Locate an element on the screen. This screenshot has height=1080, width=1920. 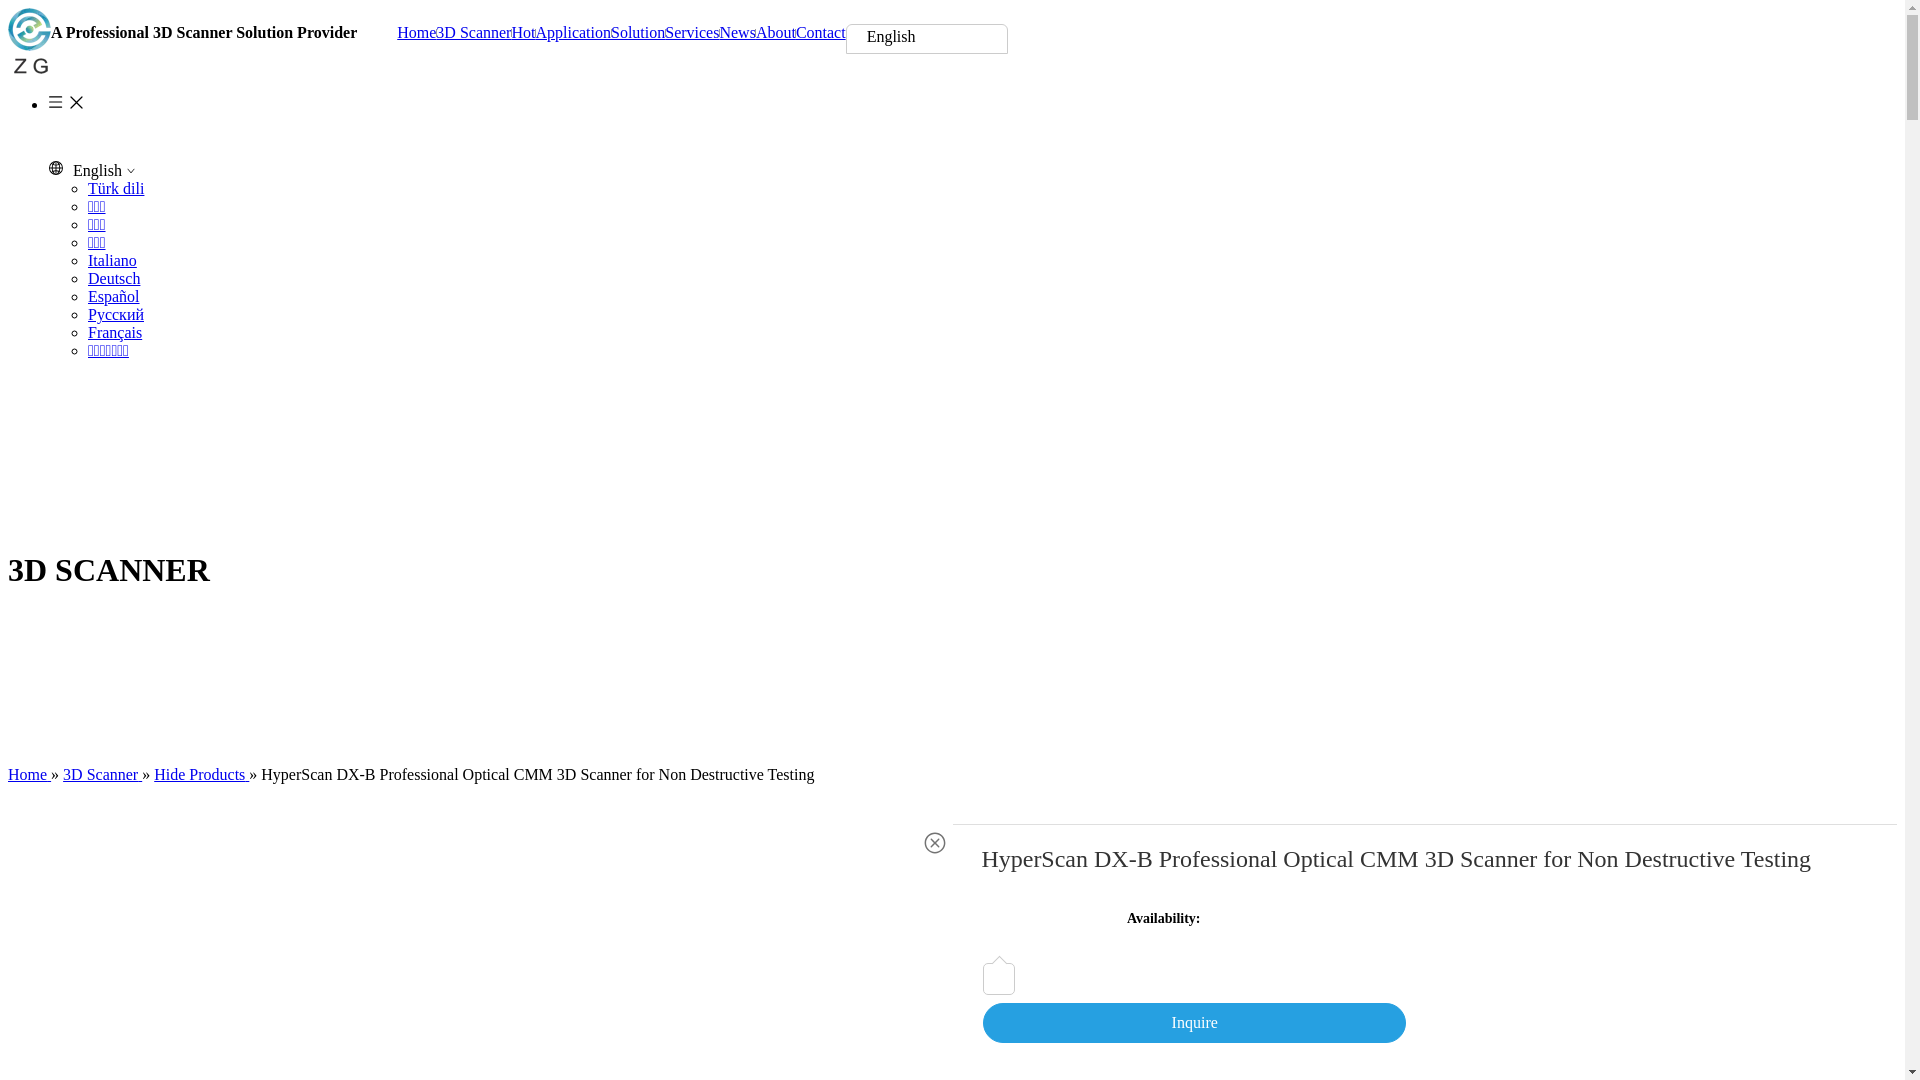
'3D Scanner' is located at coordinates (472, 33).